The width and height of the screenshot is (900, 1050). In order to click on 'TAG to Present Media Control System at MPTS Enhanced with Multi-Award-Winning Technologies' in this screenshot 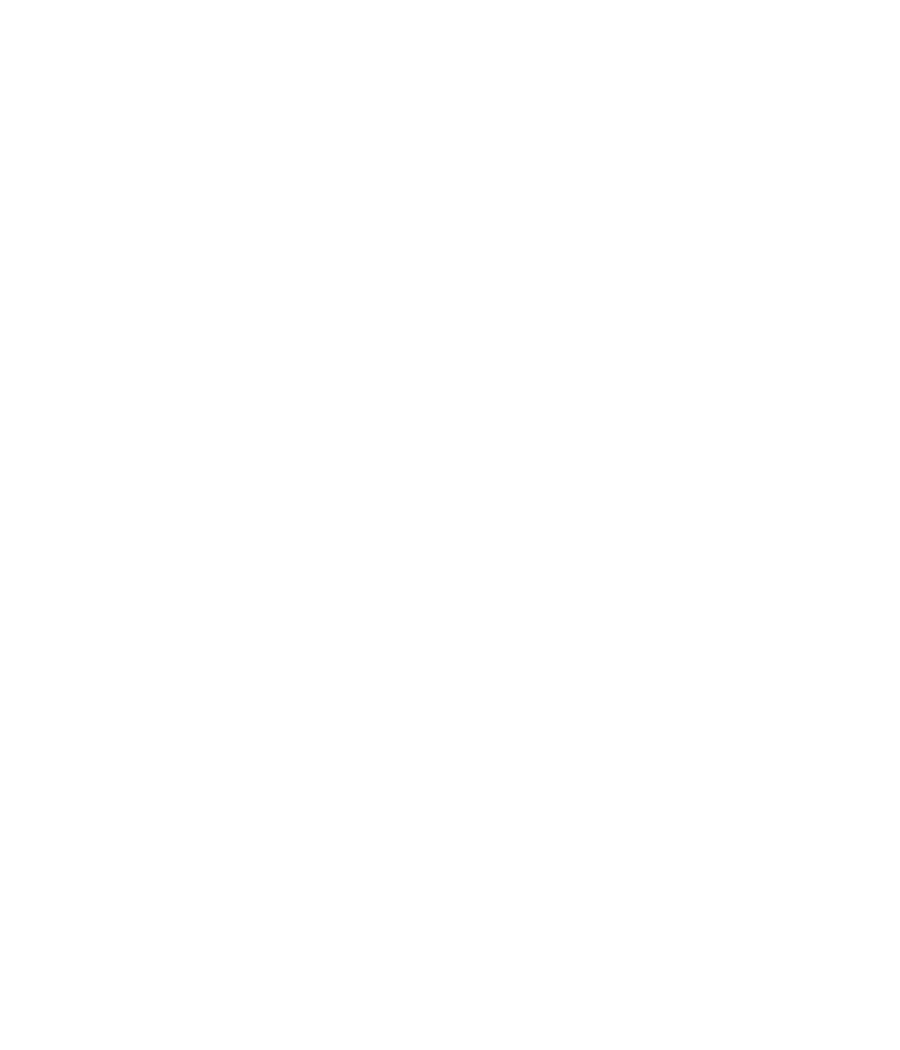, I will do `click(219, 258)`.